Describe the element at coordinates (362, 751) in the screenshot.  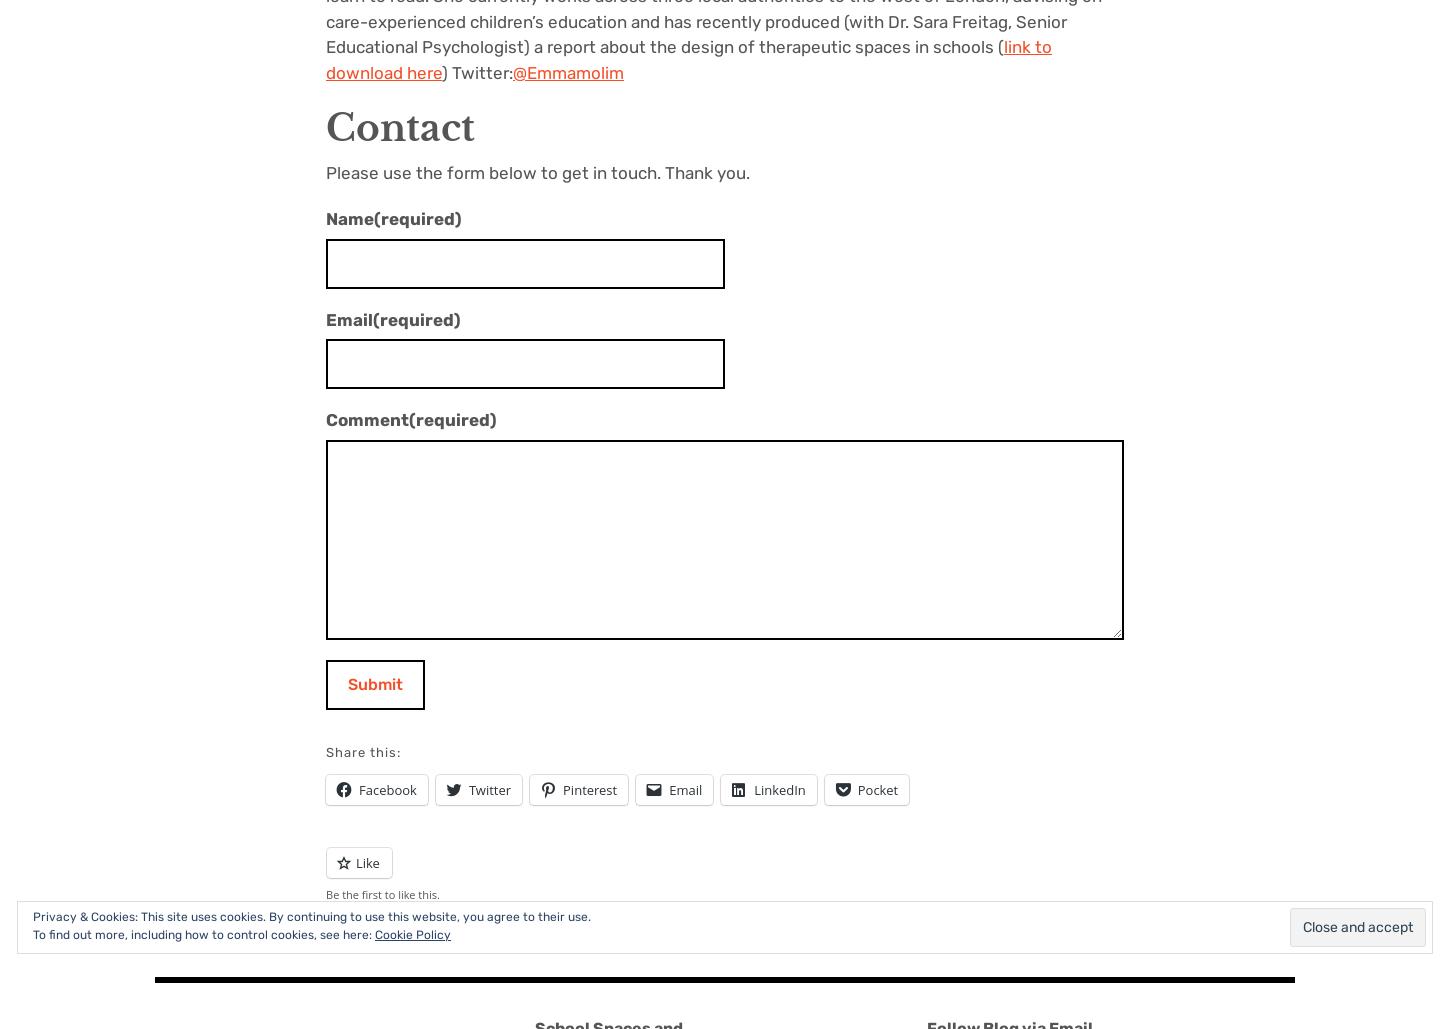
I see `'Share this:'` at that location.